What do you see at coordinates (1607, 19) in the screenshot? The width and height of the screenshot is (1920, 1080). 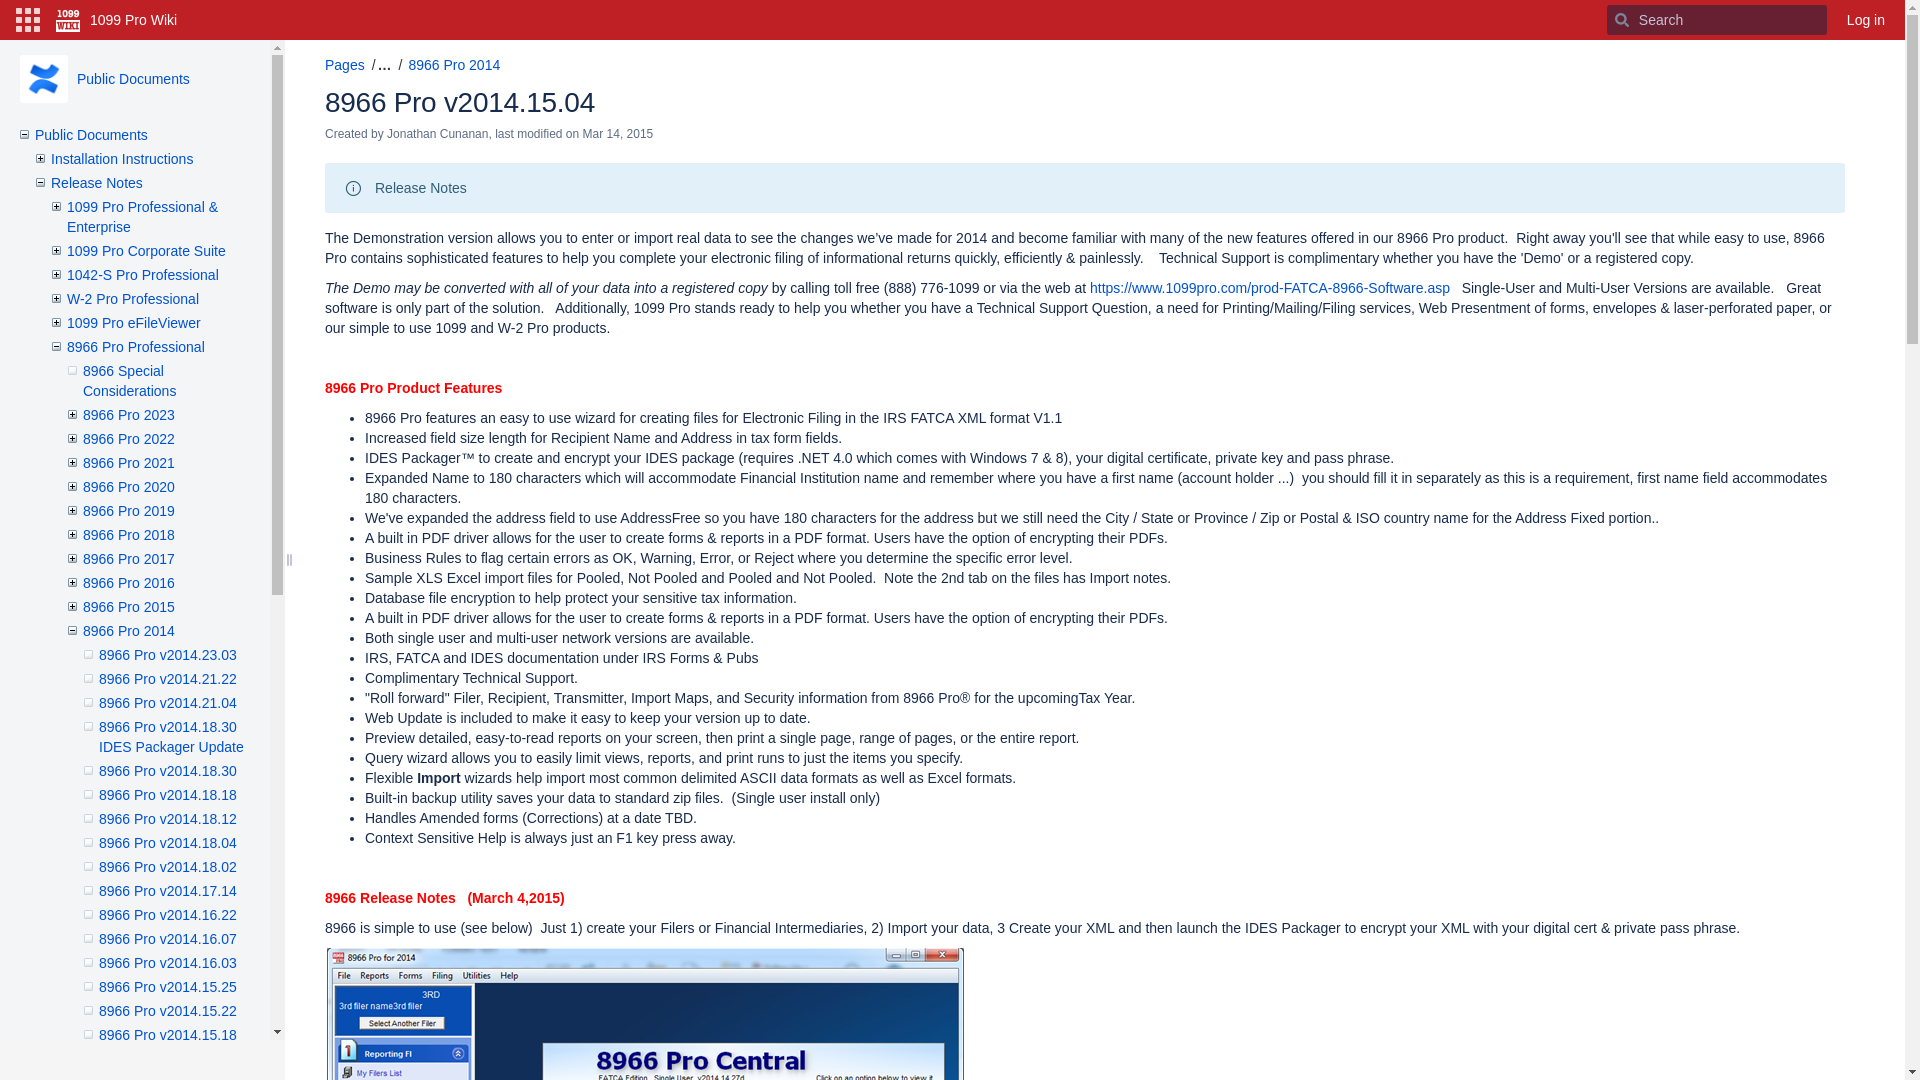 I see `' (Type 'g' then 'g'OR '/')'` at bounding box center [1607, 19].